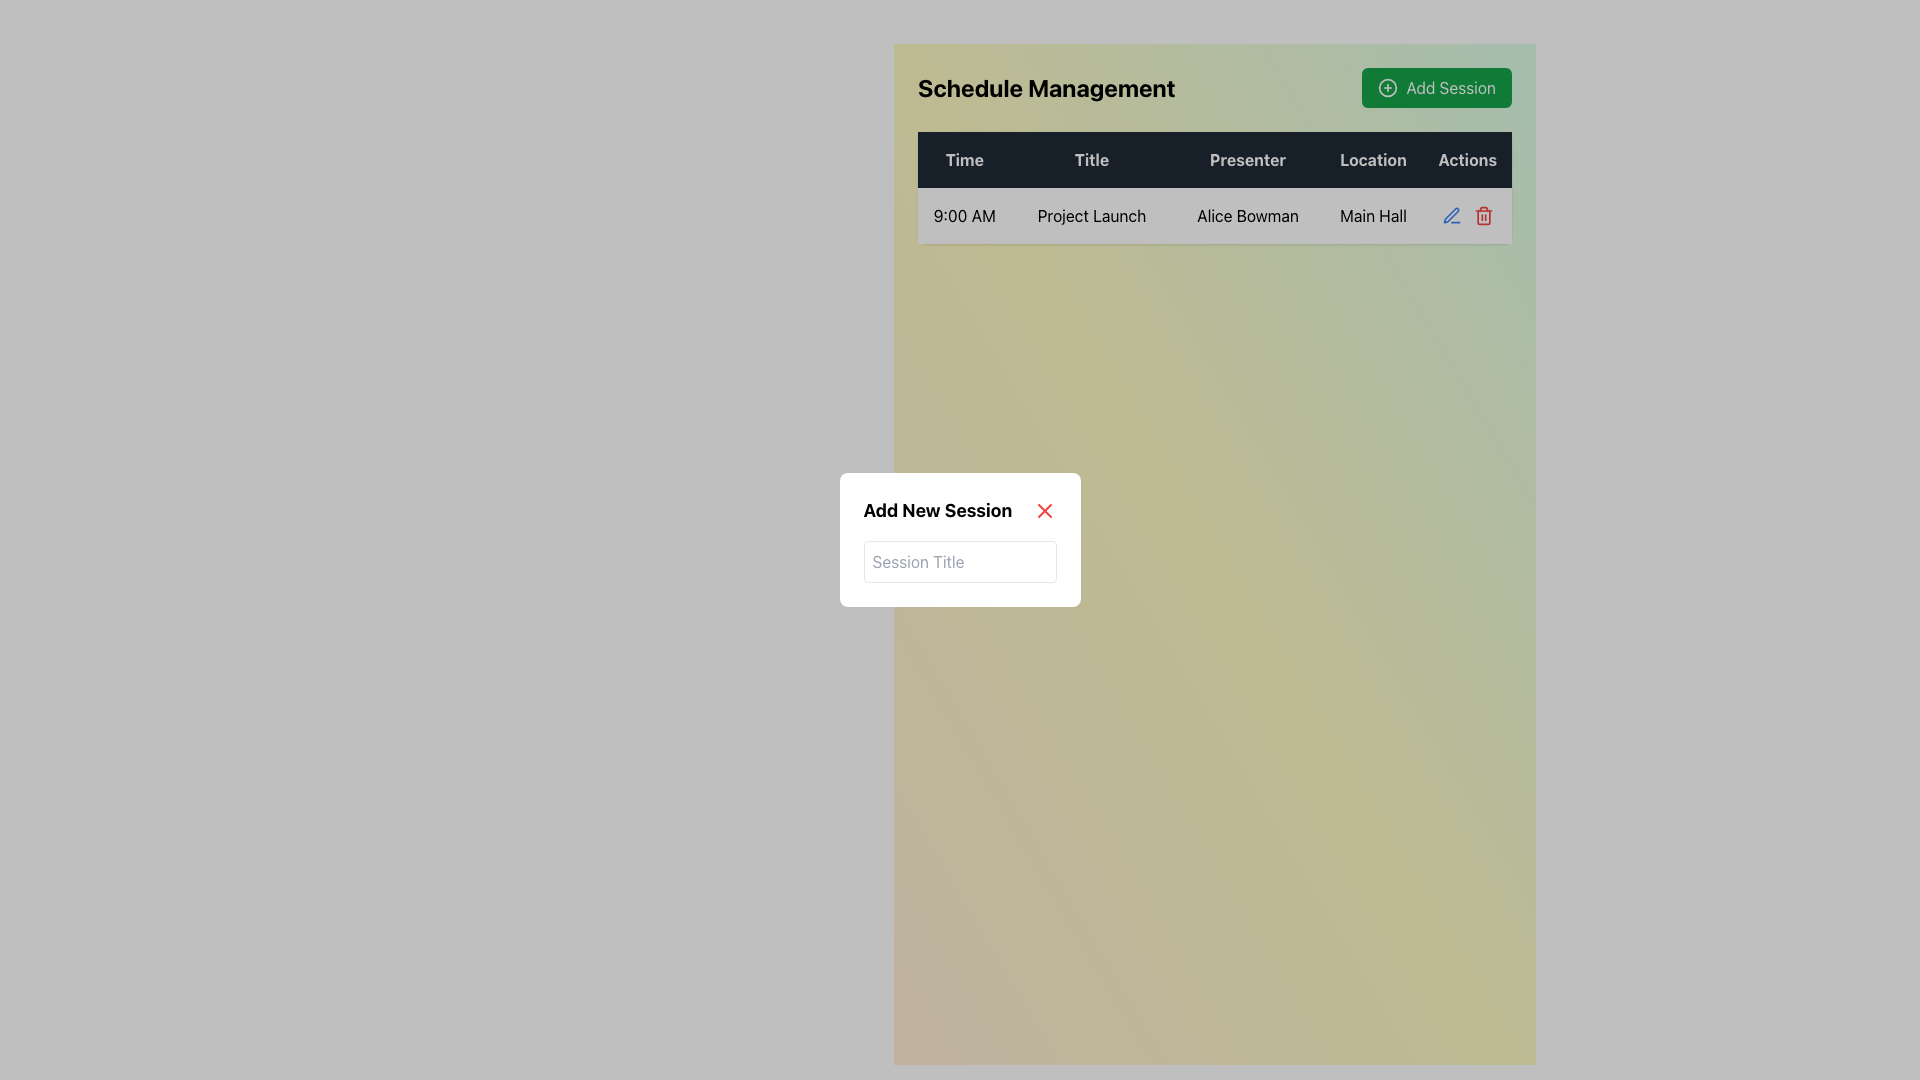 The image size is (1920, 1080). I want to click on the static text label displaying 'Project Launch', located in the second column under the 'Title' header of the schedule table, so click(1090, 216).